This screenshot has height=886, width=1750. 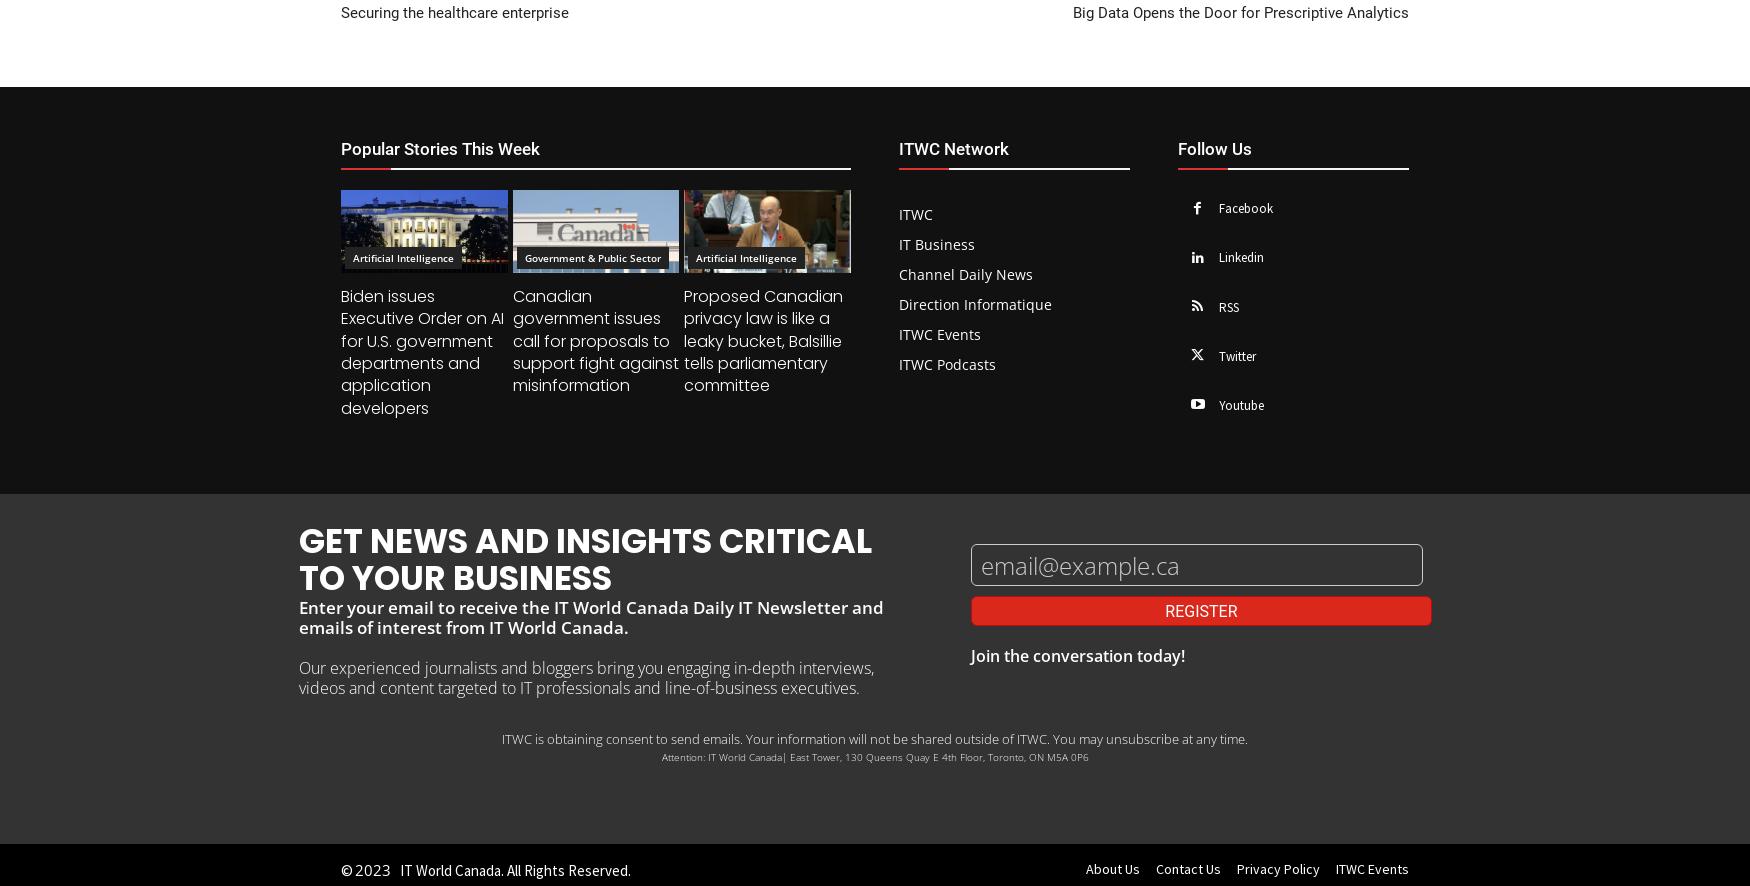 I want to click on 'Direction Informatique', so click(x=975, y=303).